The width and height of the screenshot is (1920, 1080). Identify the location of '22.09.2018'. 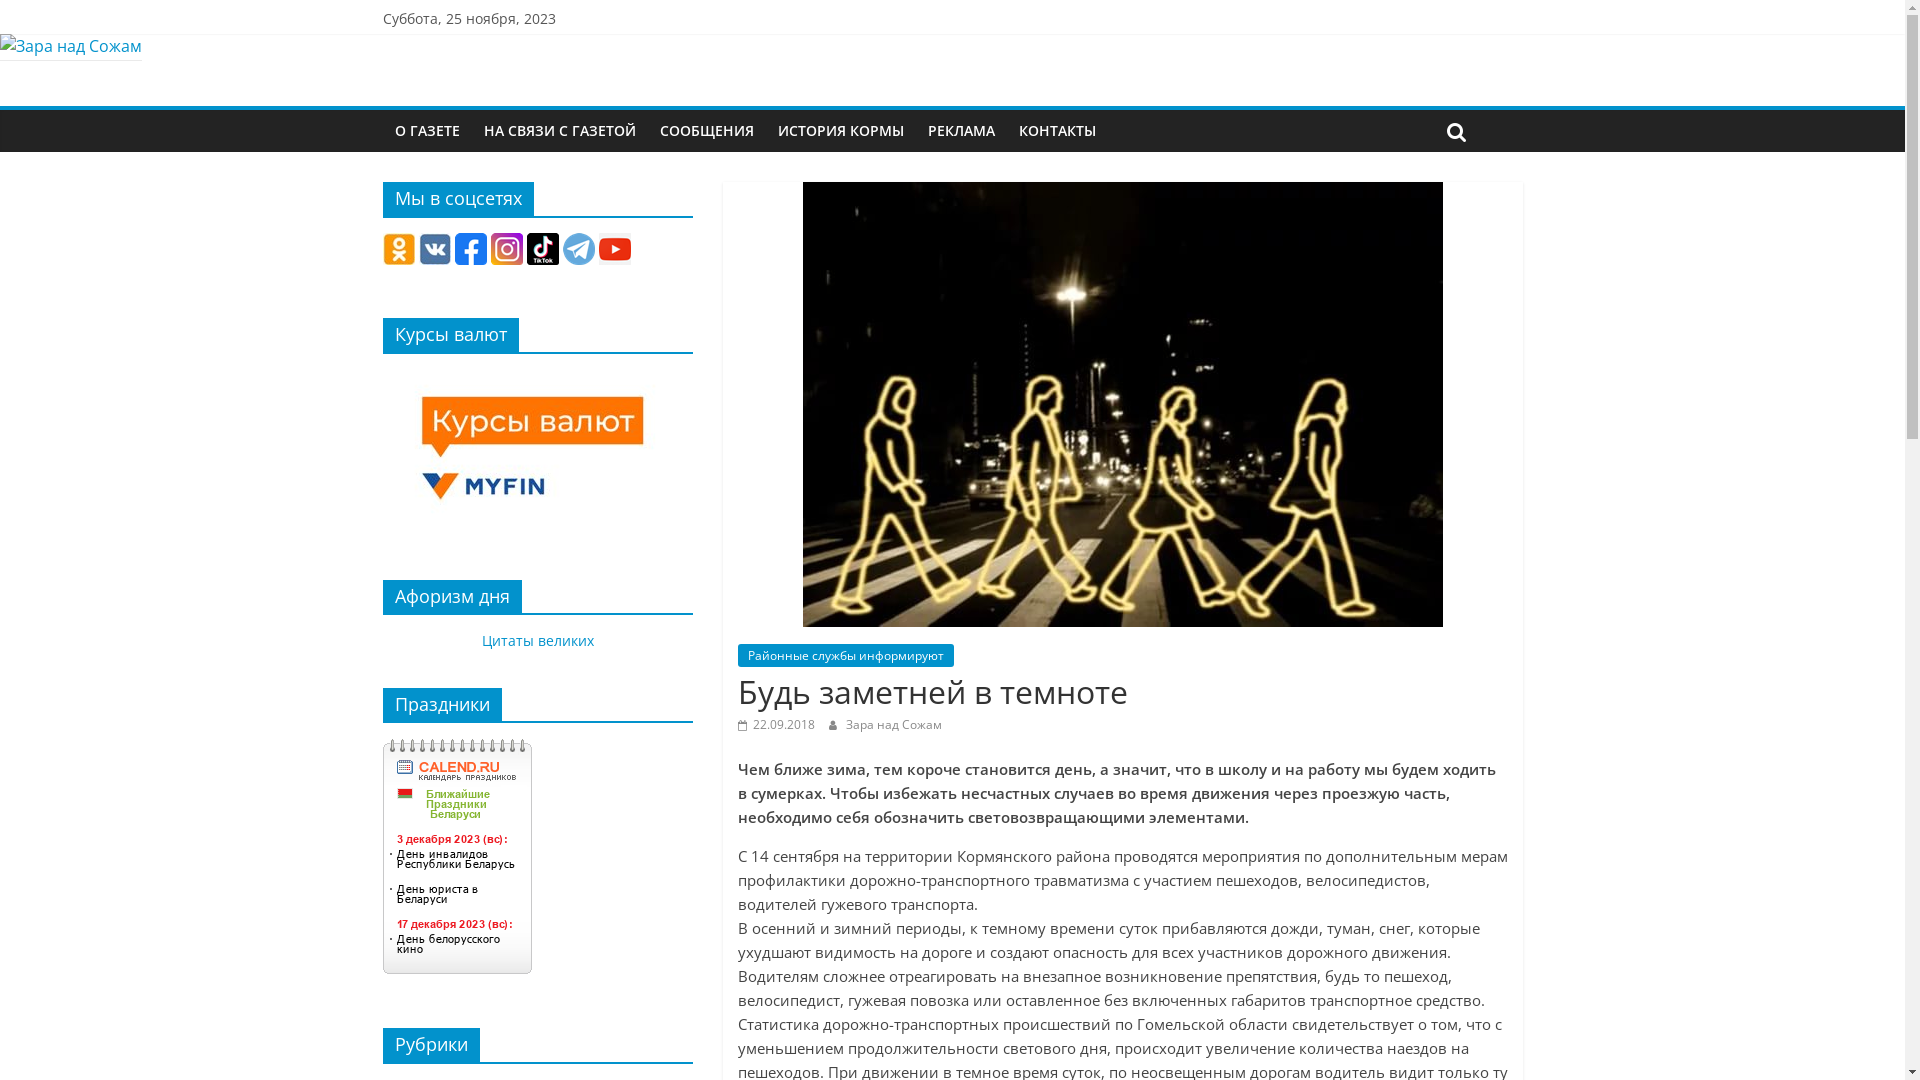
(775, 724).